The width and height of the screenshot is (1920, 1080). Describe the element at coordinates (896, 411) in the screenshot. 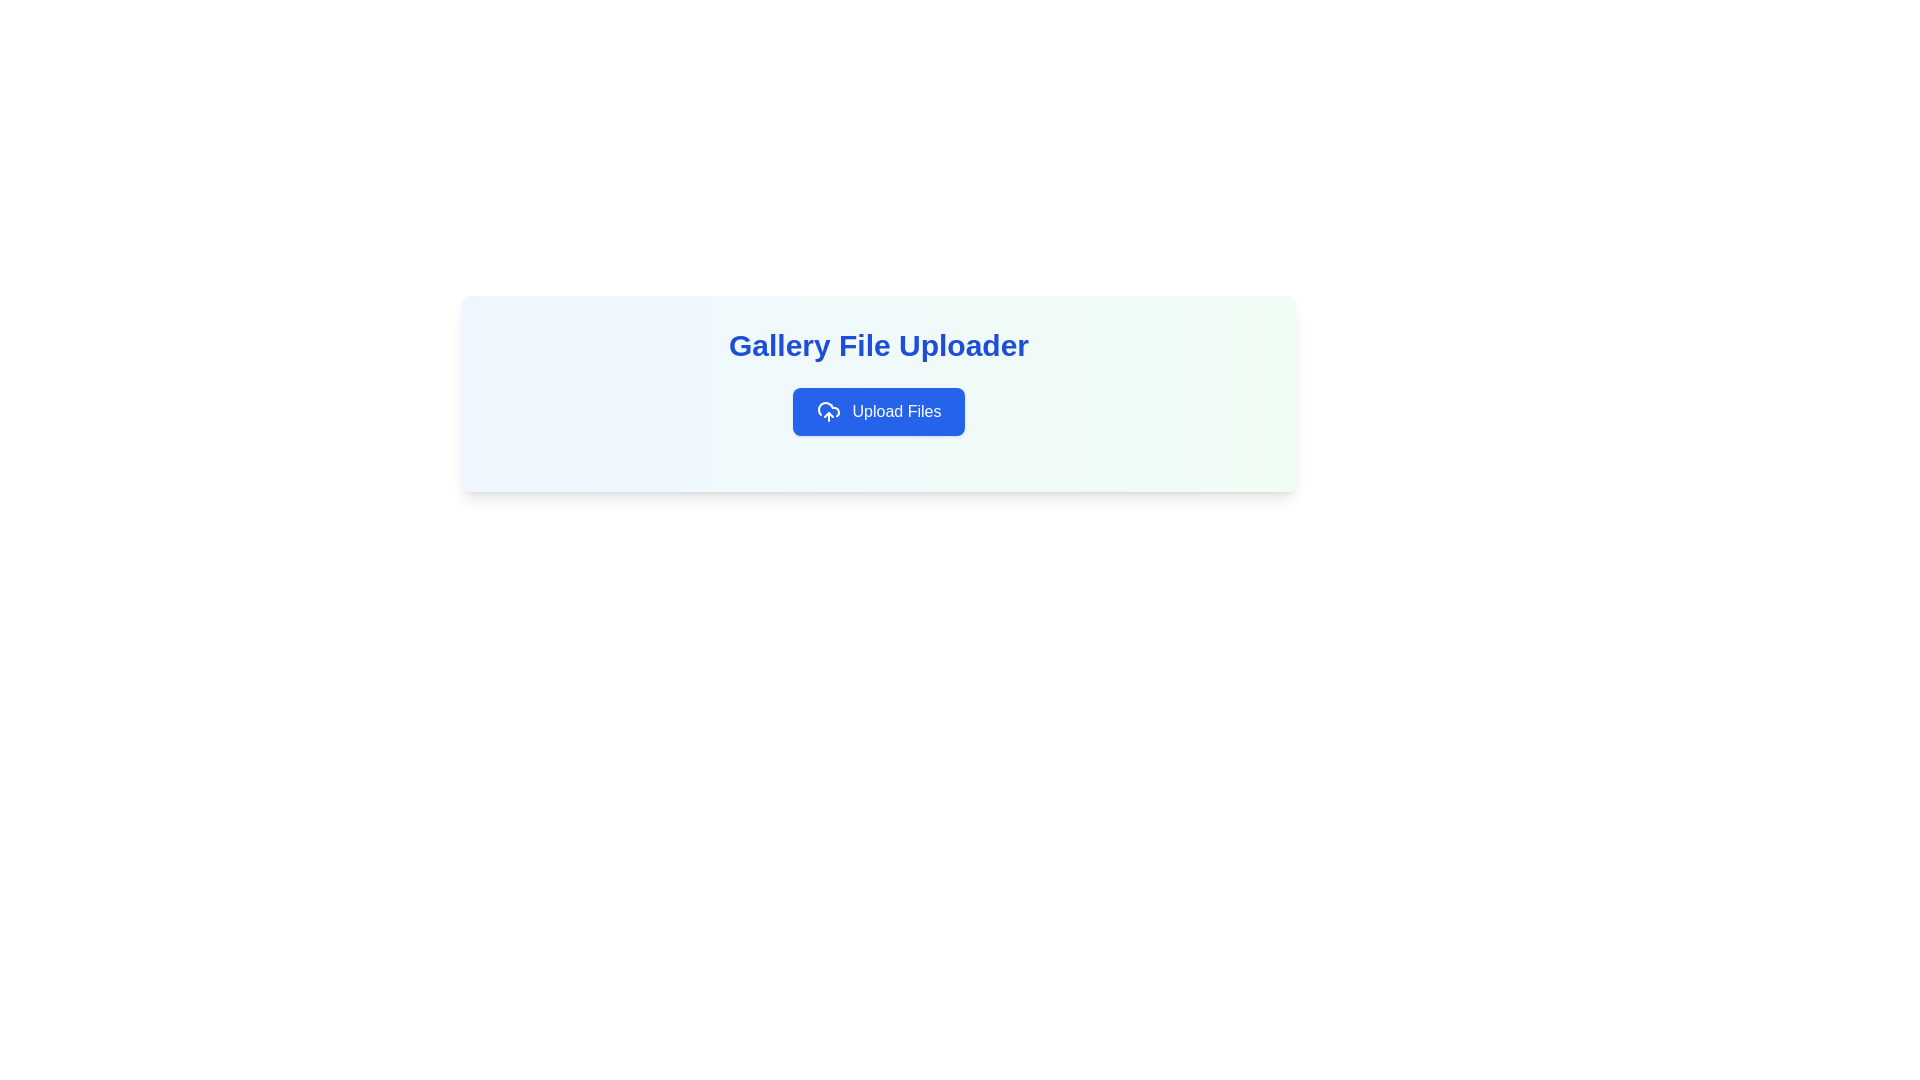

I see `the 'Upload Files' text label within the blue button, which is part of the Gallery File Uploader section` at that location.